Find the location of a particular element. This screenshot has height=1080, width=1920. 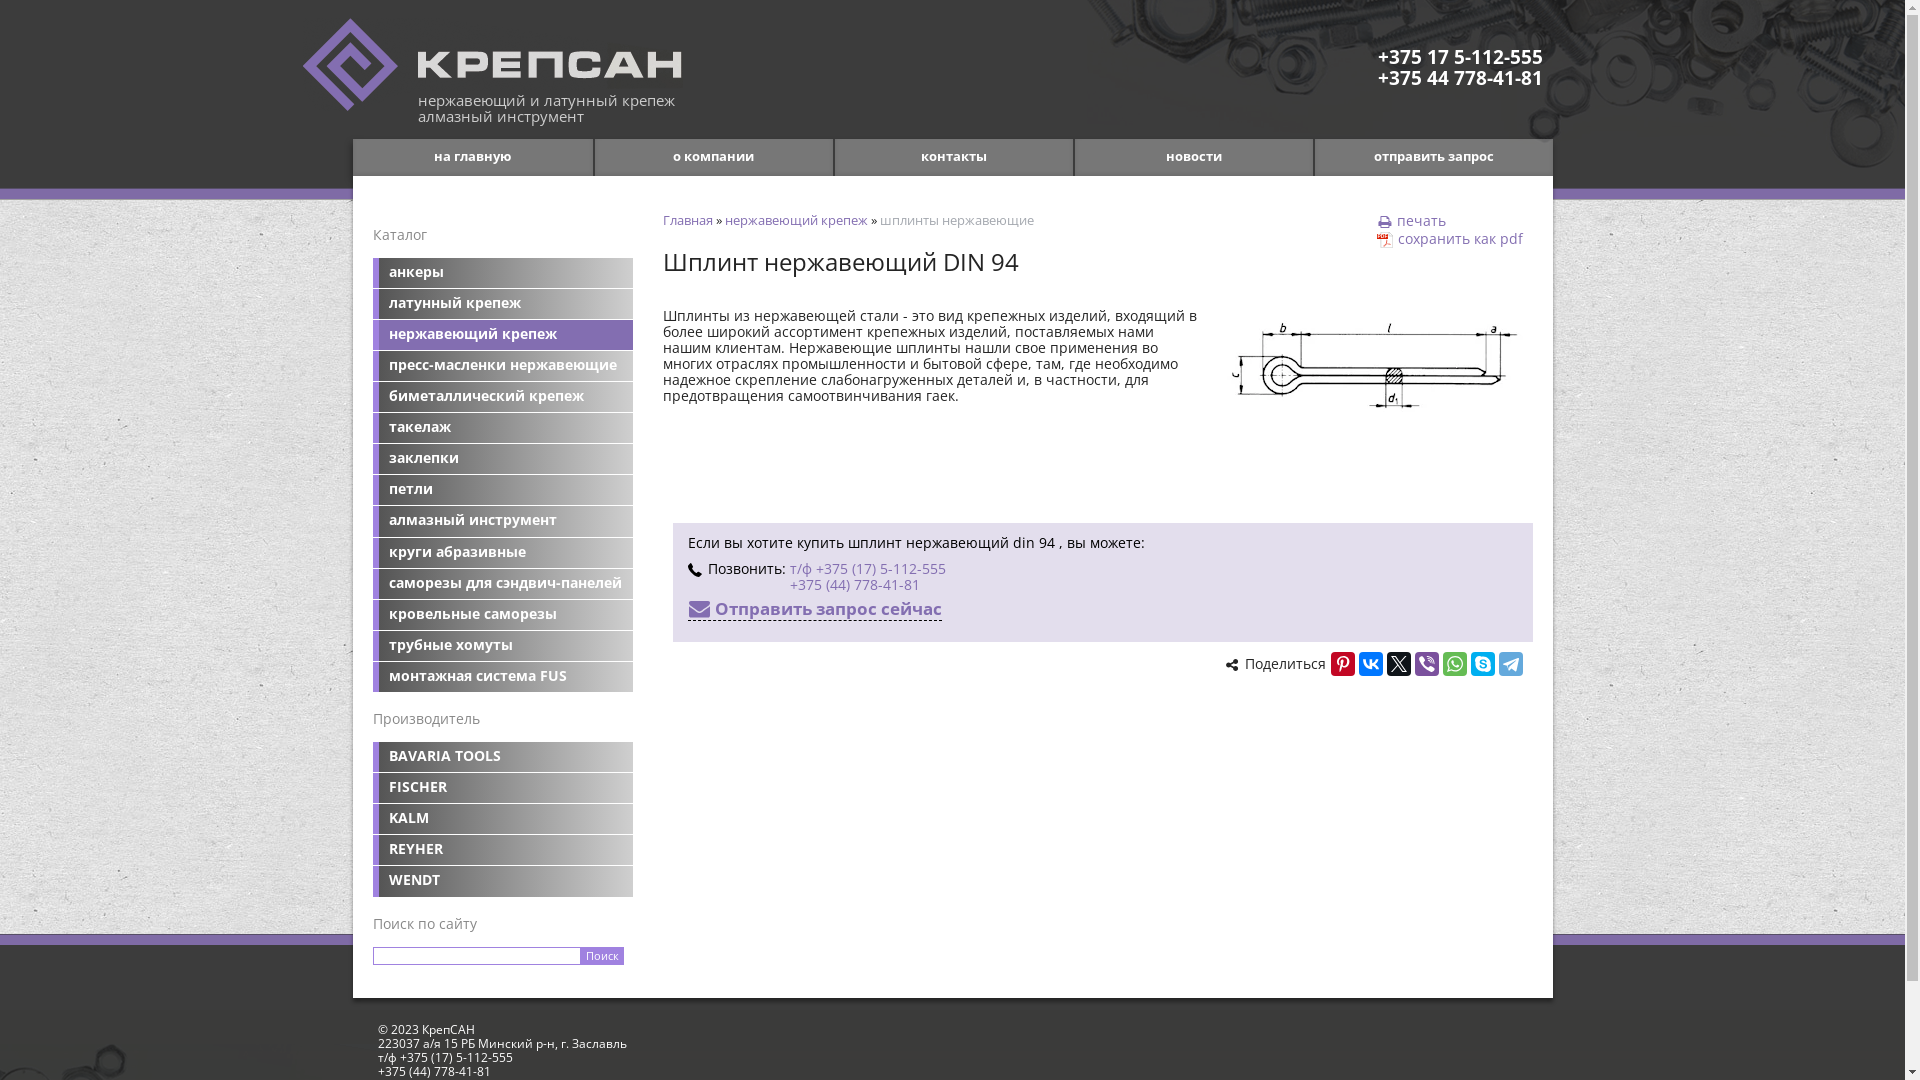

'WhatsApp' is located at coordinates (1454, 663).